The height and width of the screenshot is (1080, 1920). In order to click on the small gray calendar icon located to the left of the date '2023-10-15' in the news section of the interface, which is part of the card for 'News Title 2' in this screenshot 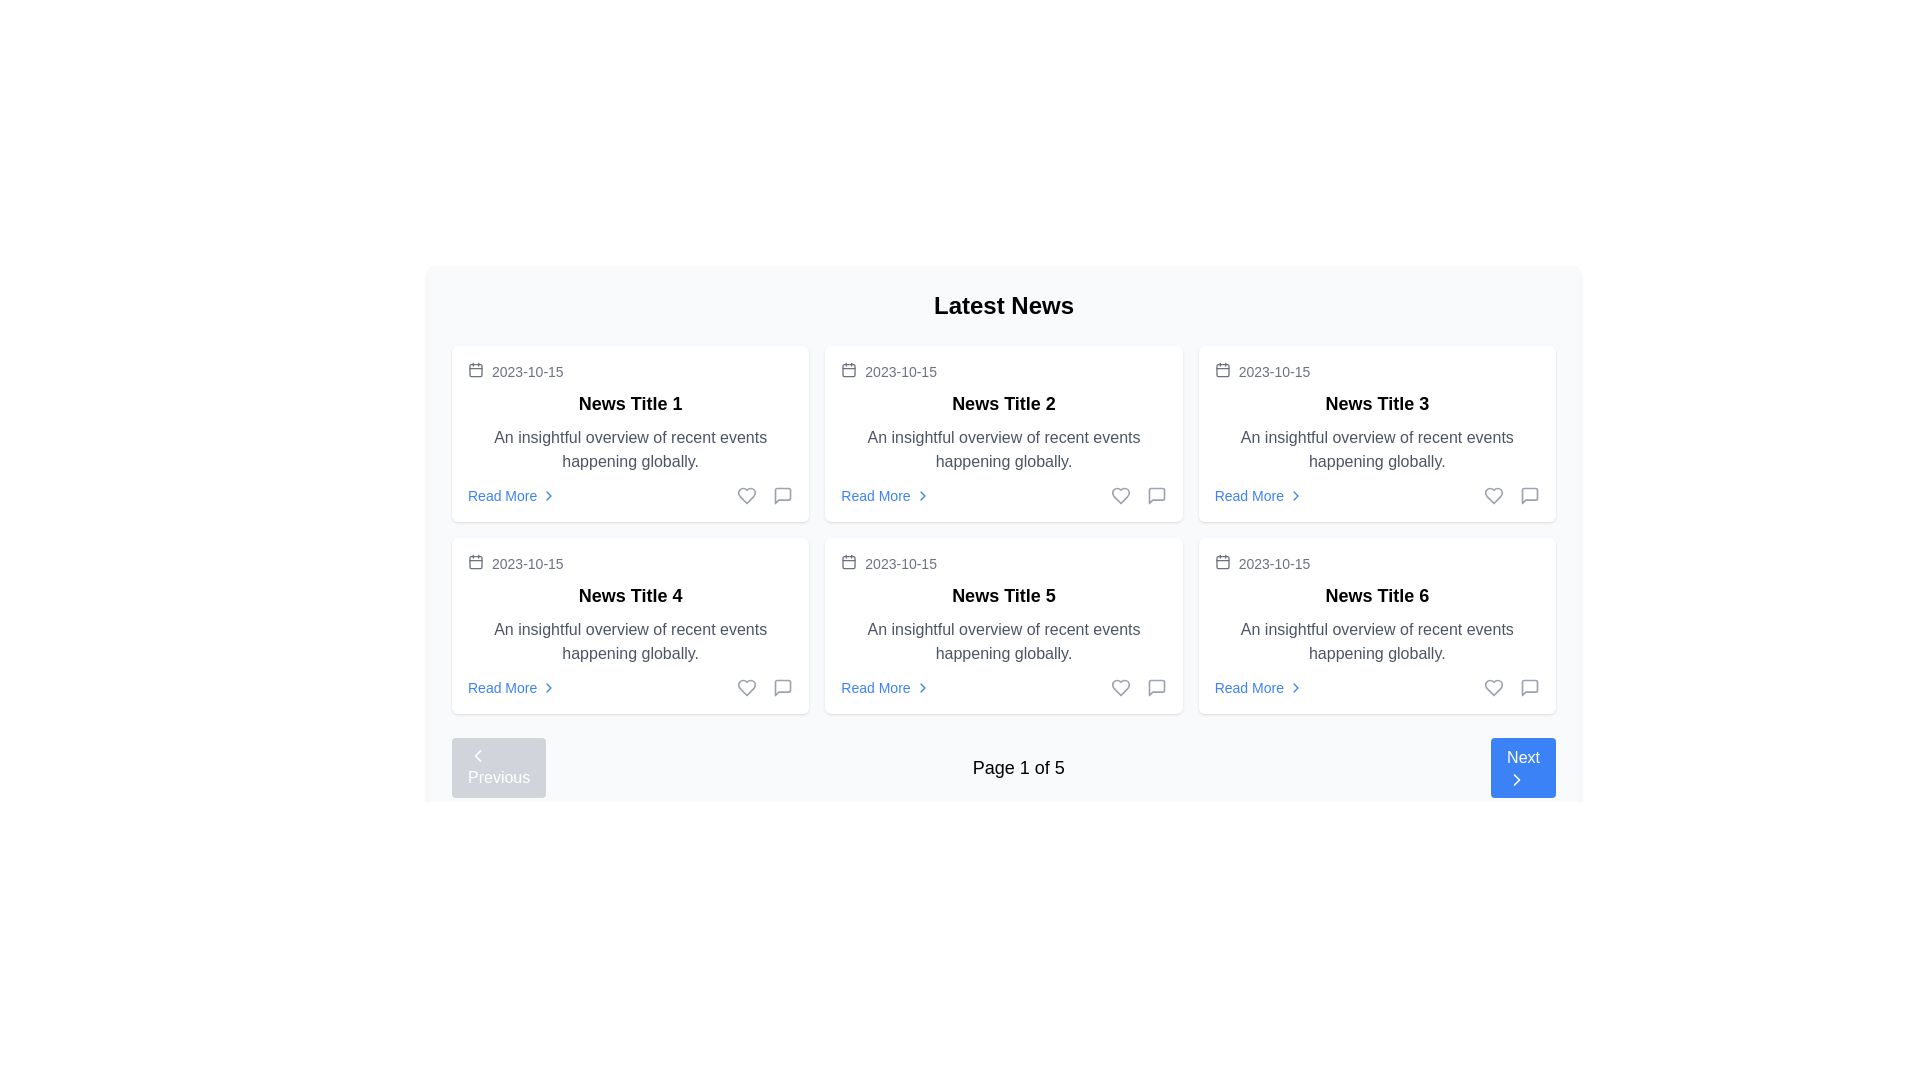, I will do `click(849, 370)`.